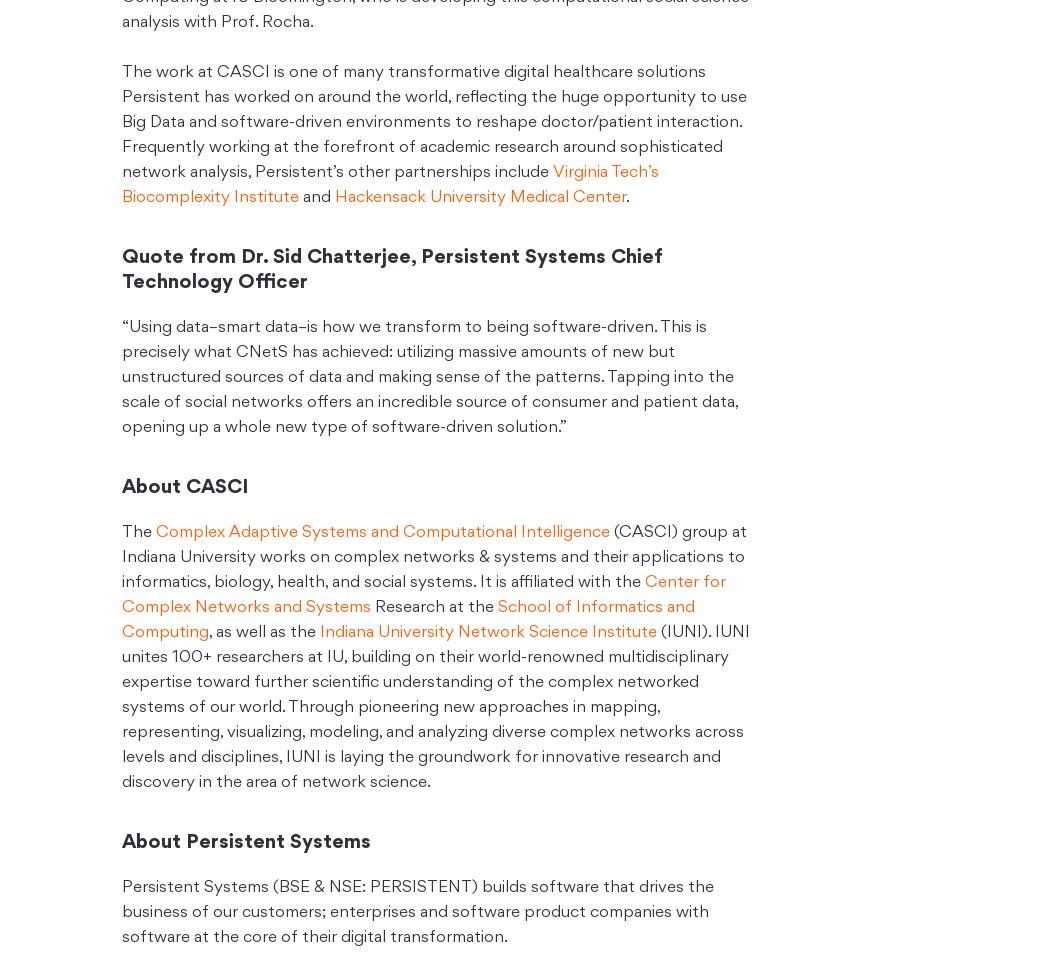 This screenshot has width=1050, height=968. Describe the element at coordinates (392, 270) in the screenshot. I see `'Quote from Dr. Sid Chatterjee, Persistent Systems Chief Technology Officer'` at that location.